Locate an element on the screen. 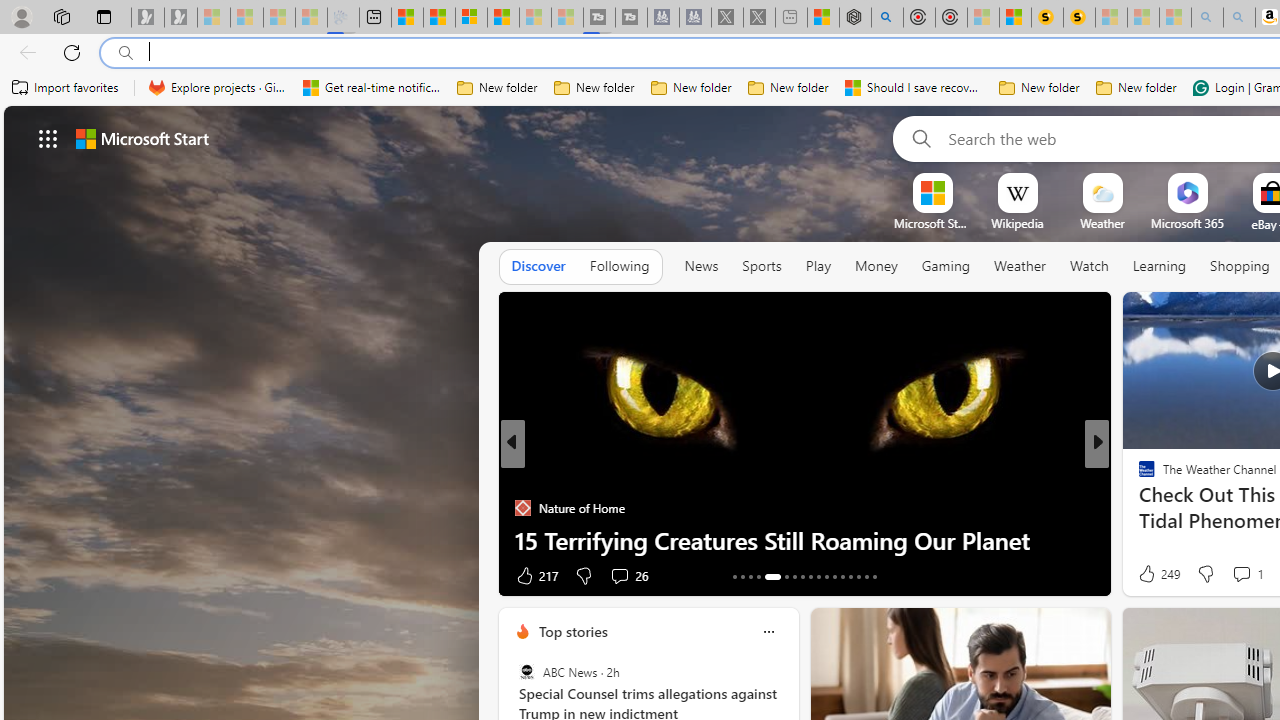  'View comments 26 Comment' is located at coordinates (627, 575).